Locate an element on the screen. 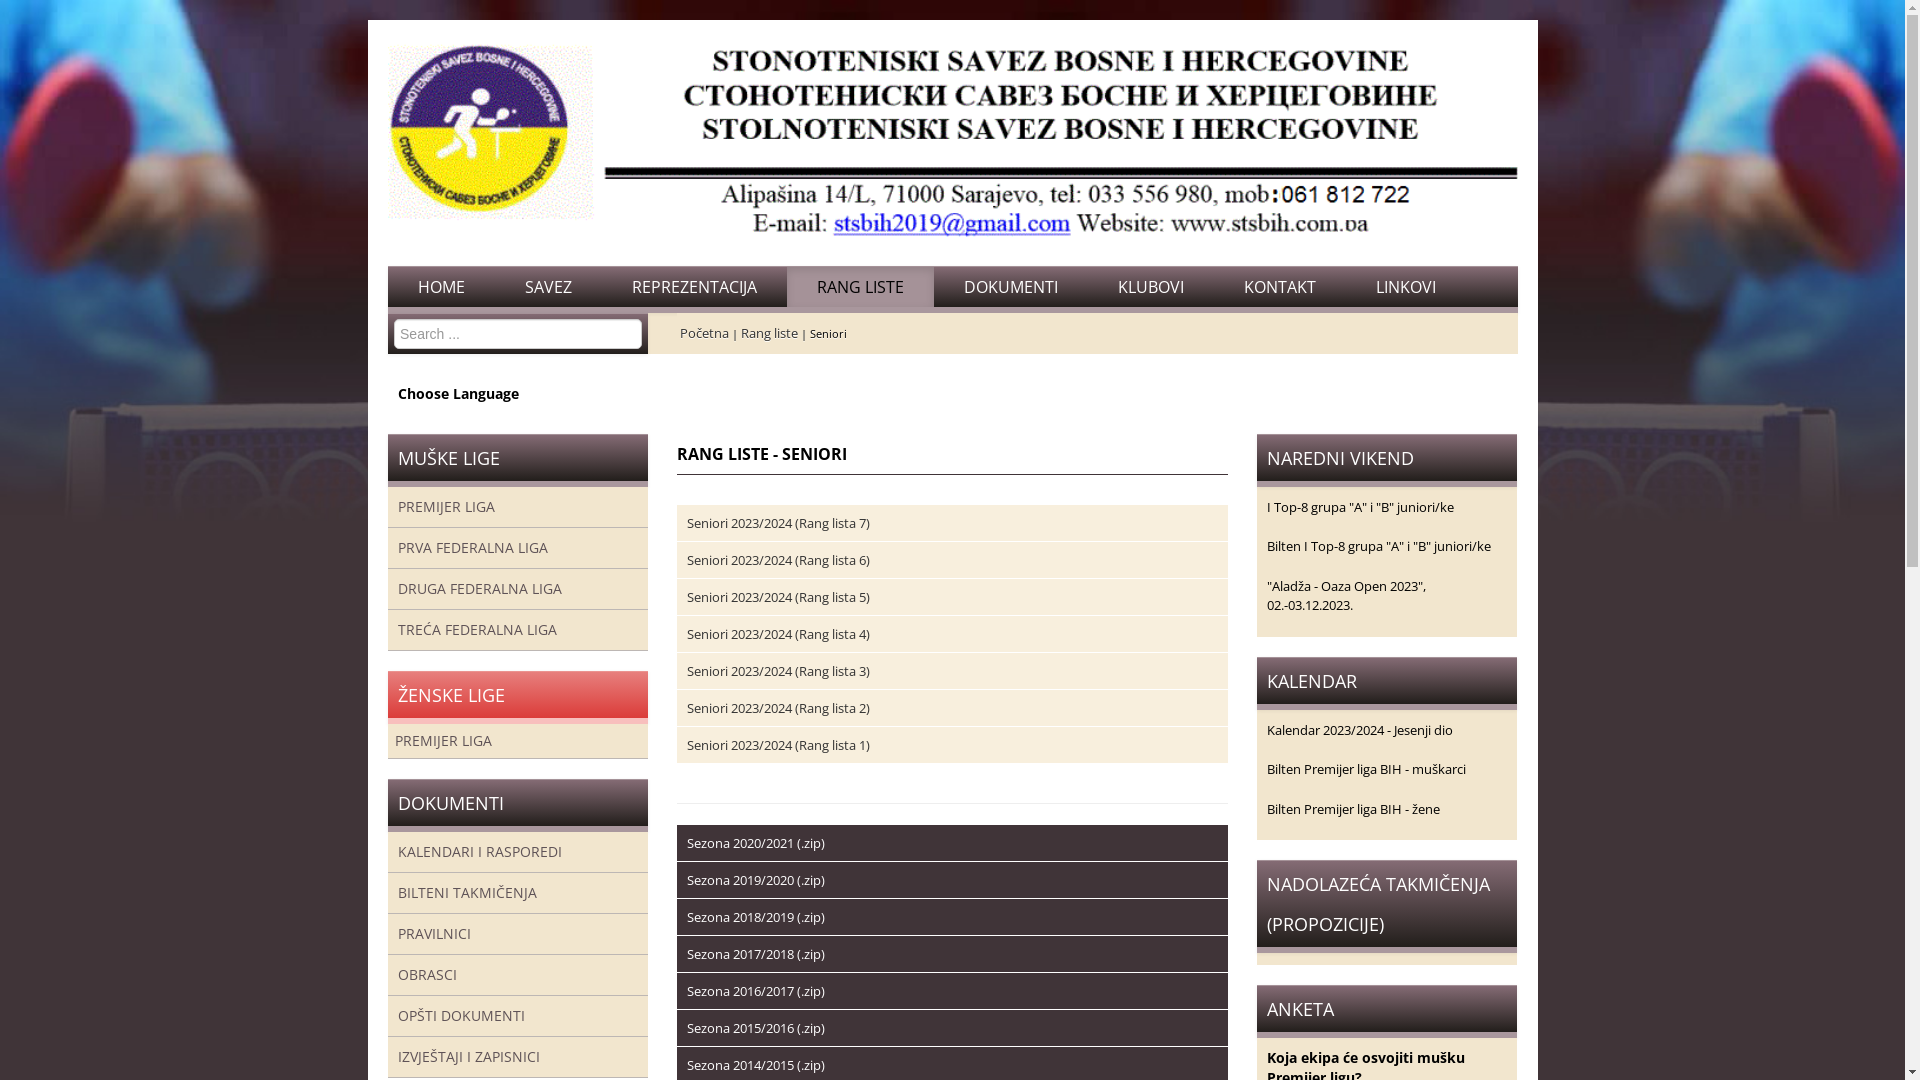 The image size is (1920, 1080). 'RANG LISTE' is located at coordinates (785, 286).